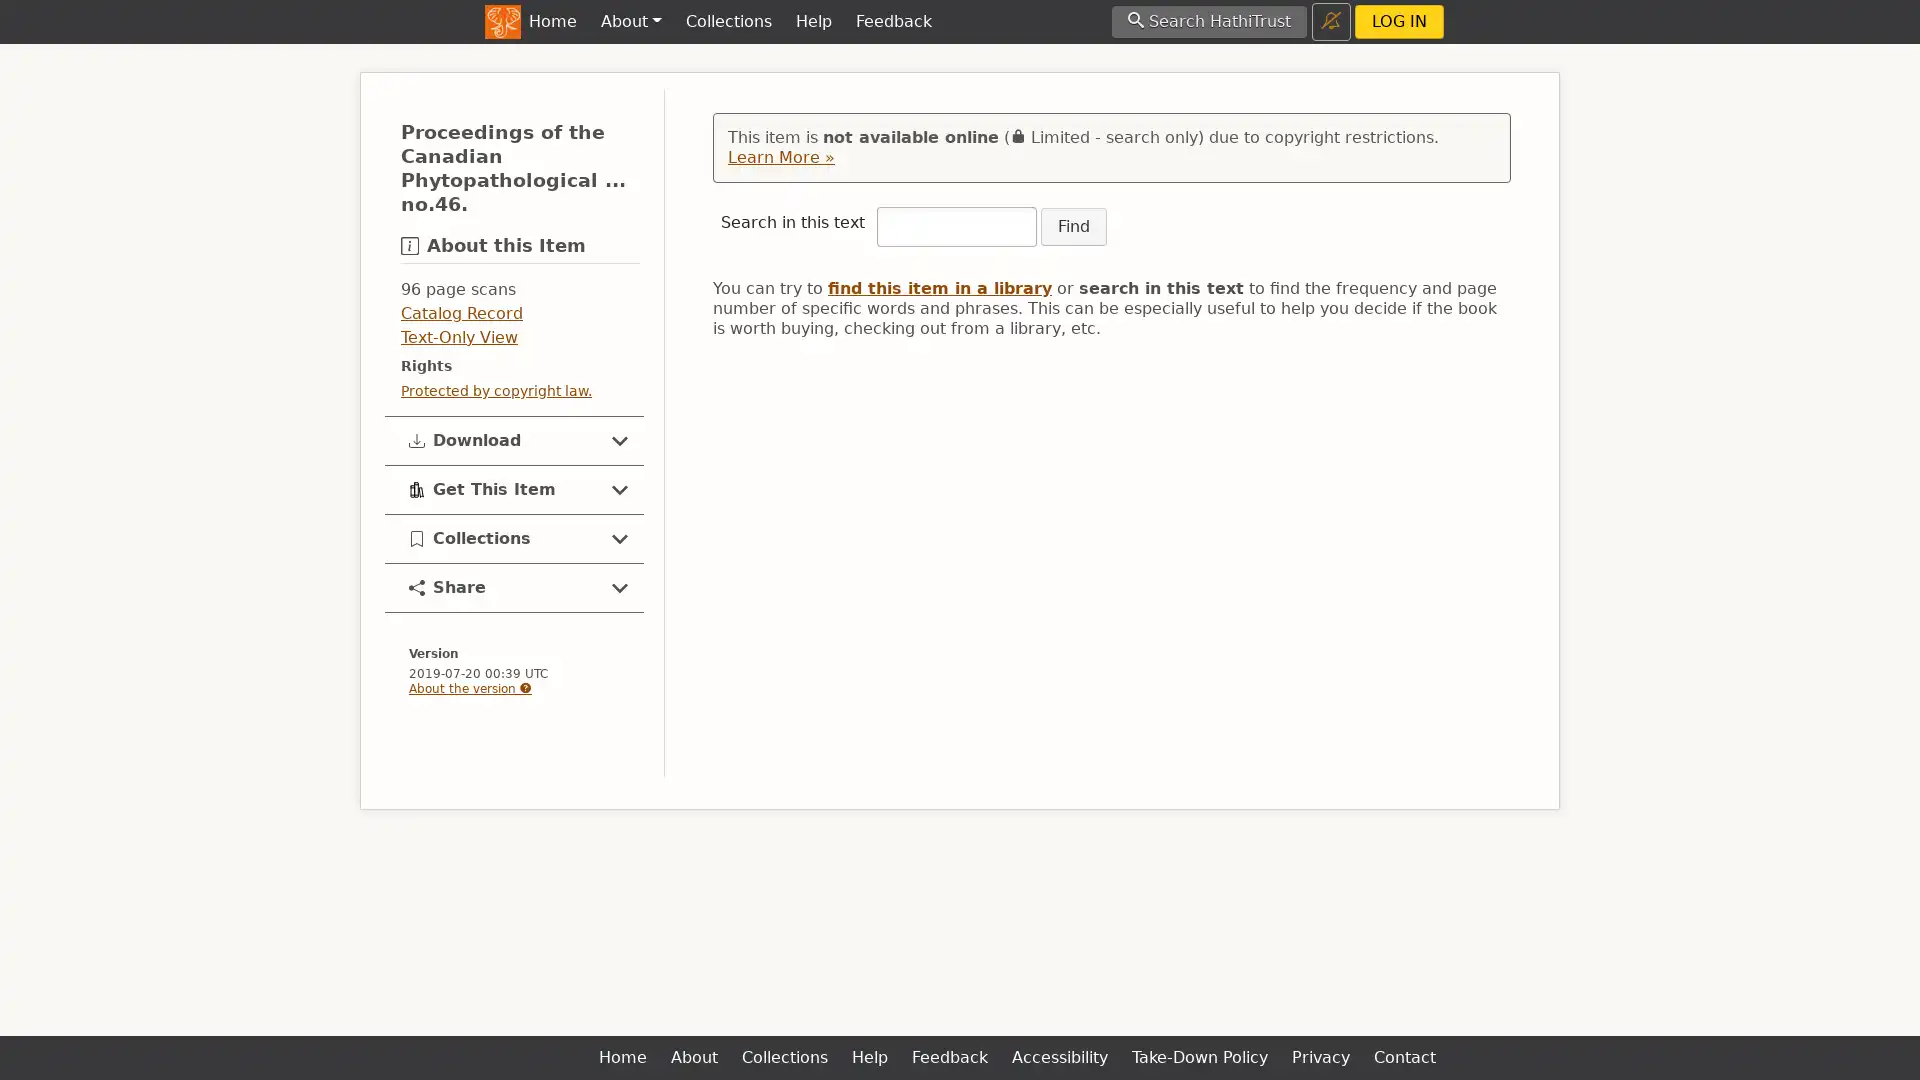 The width and height of the screenshot is (1920, 1080). I want to click on About, so click(629, 22).